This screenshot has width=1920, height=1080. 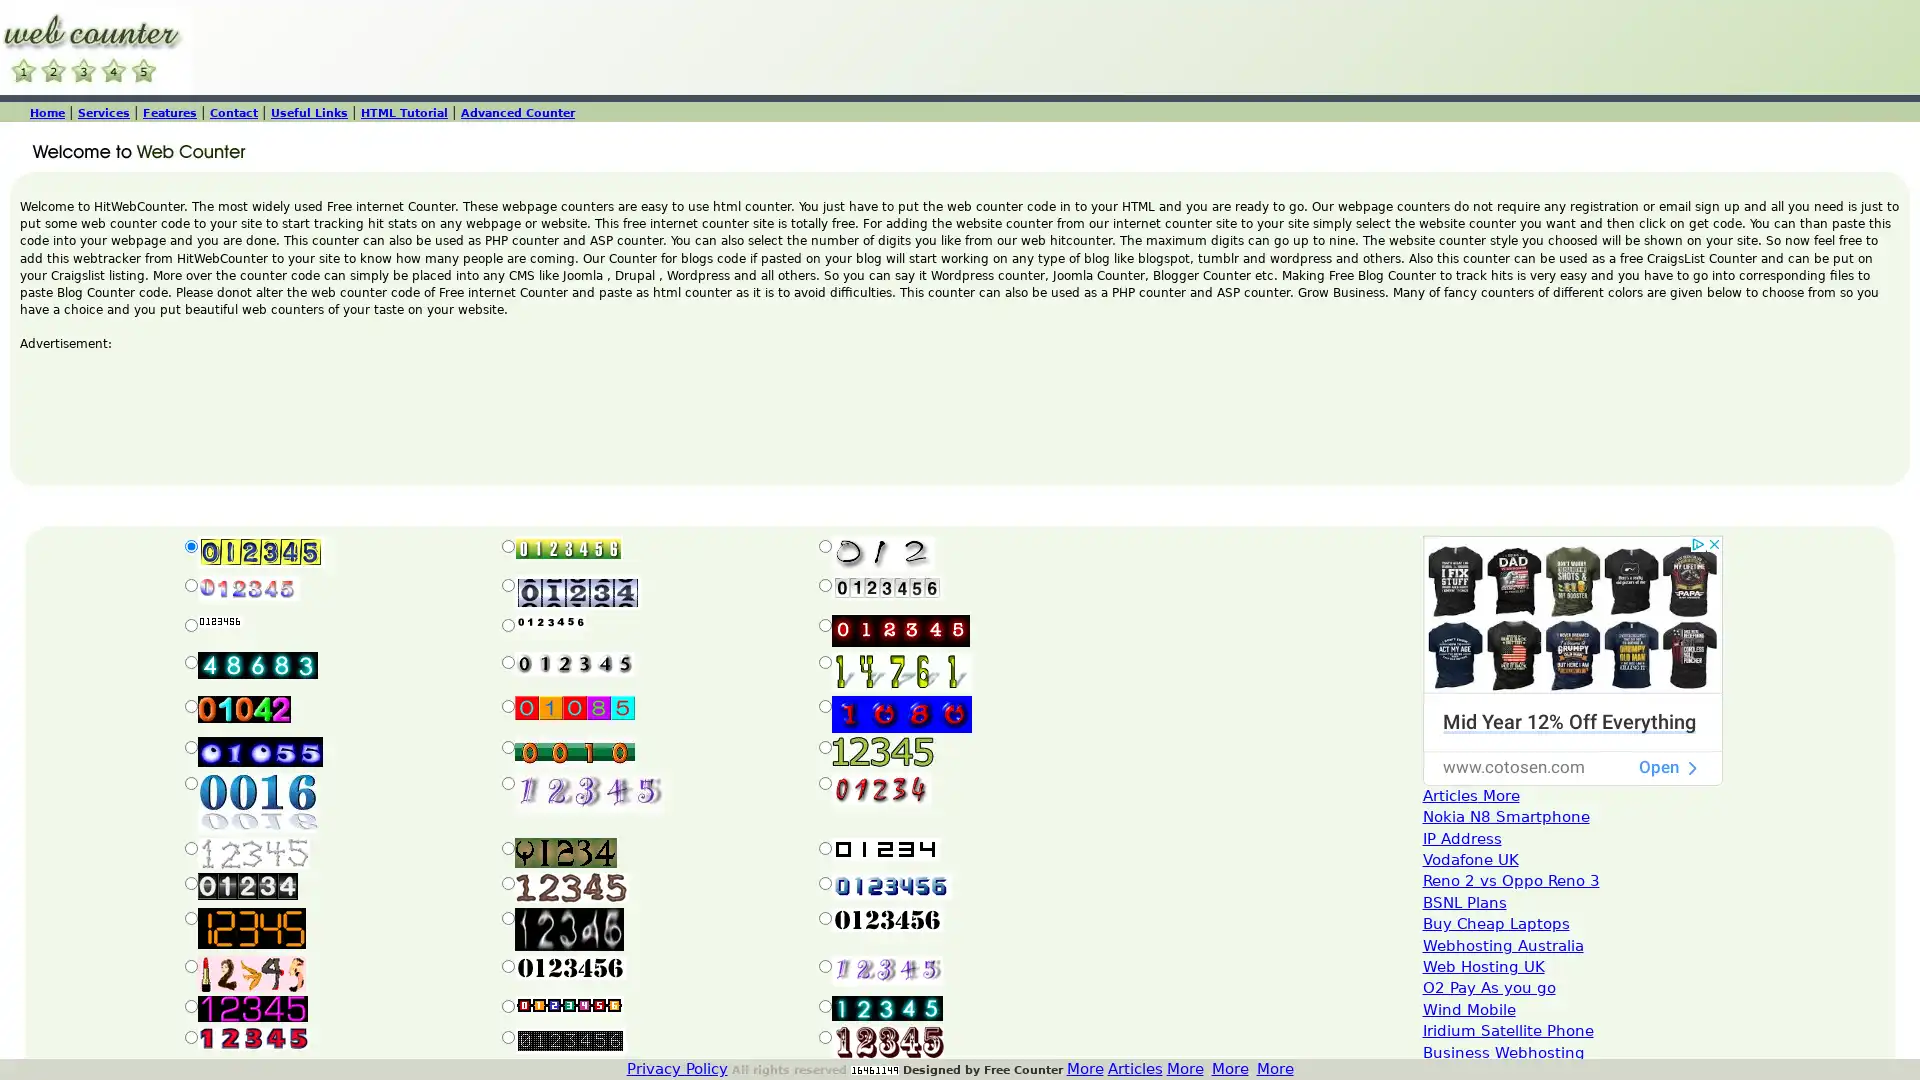 What do you see at coordinates (899, 631) in the screenshot?
I see `Submit` at bounding box center [899, 631].